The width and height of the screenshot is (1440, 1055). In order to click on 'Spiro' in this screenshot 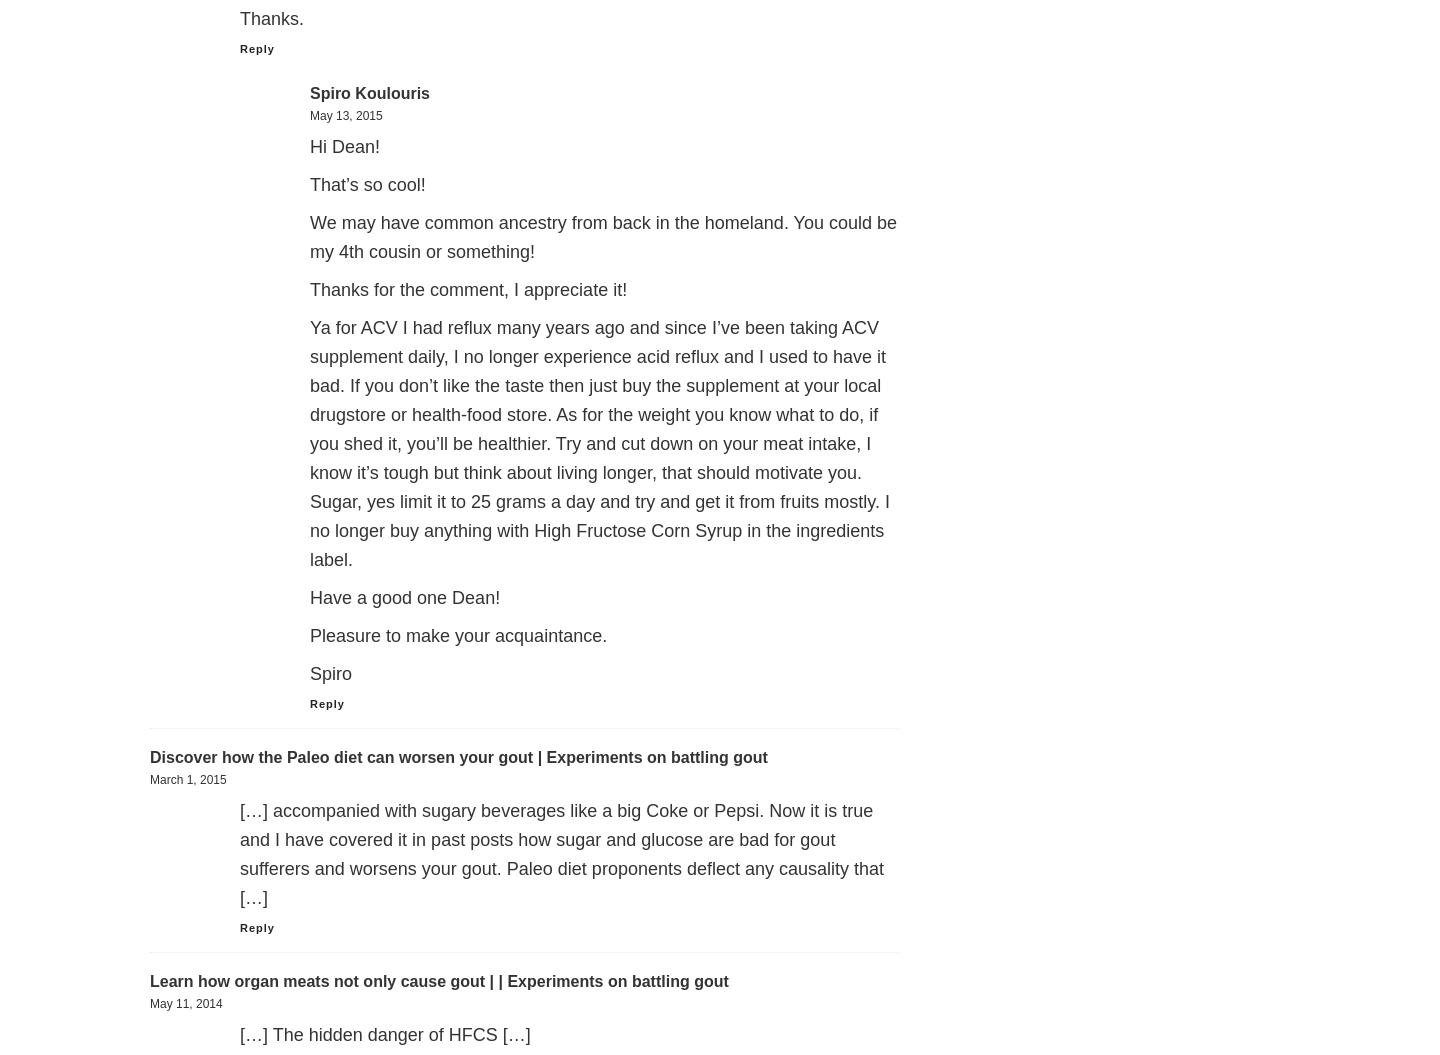, I will do `click(331, 673)`.